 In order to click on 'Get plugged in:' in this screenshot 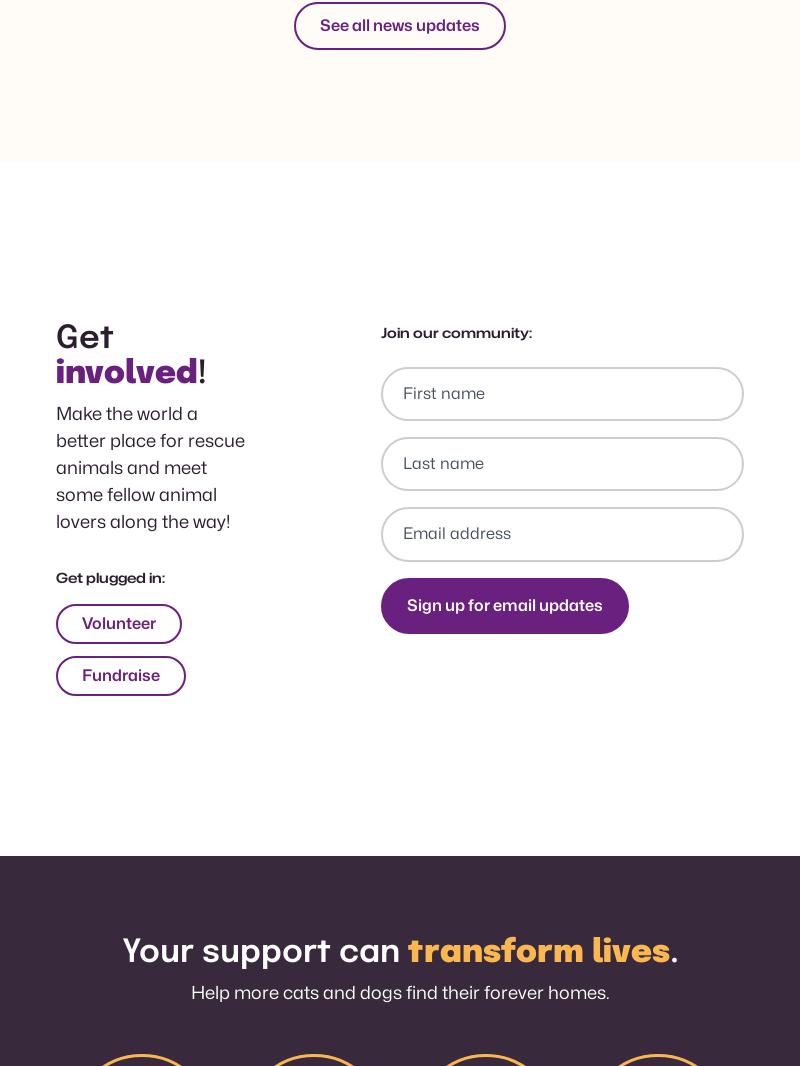, I will do `click(55, 576)`.